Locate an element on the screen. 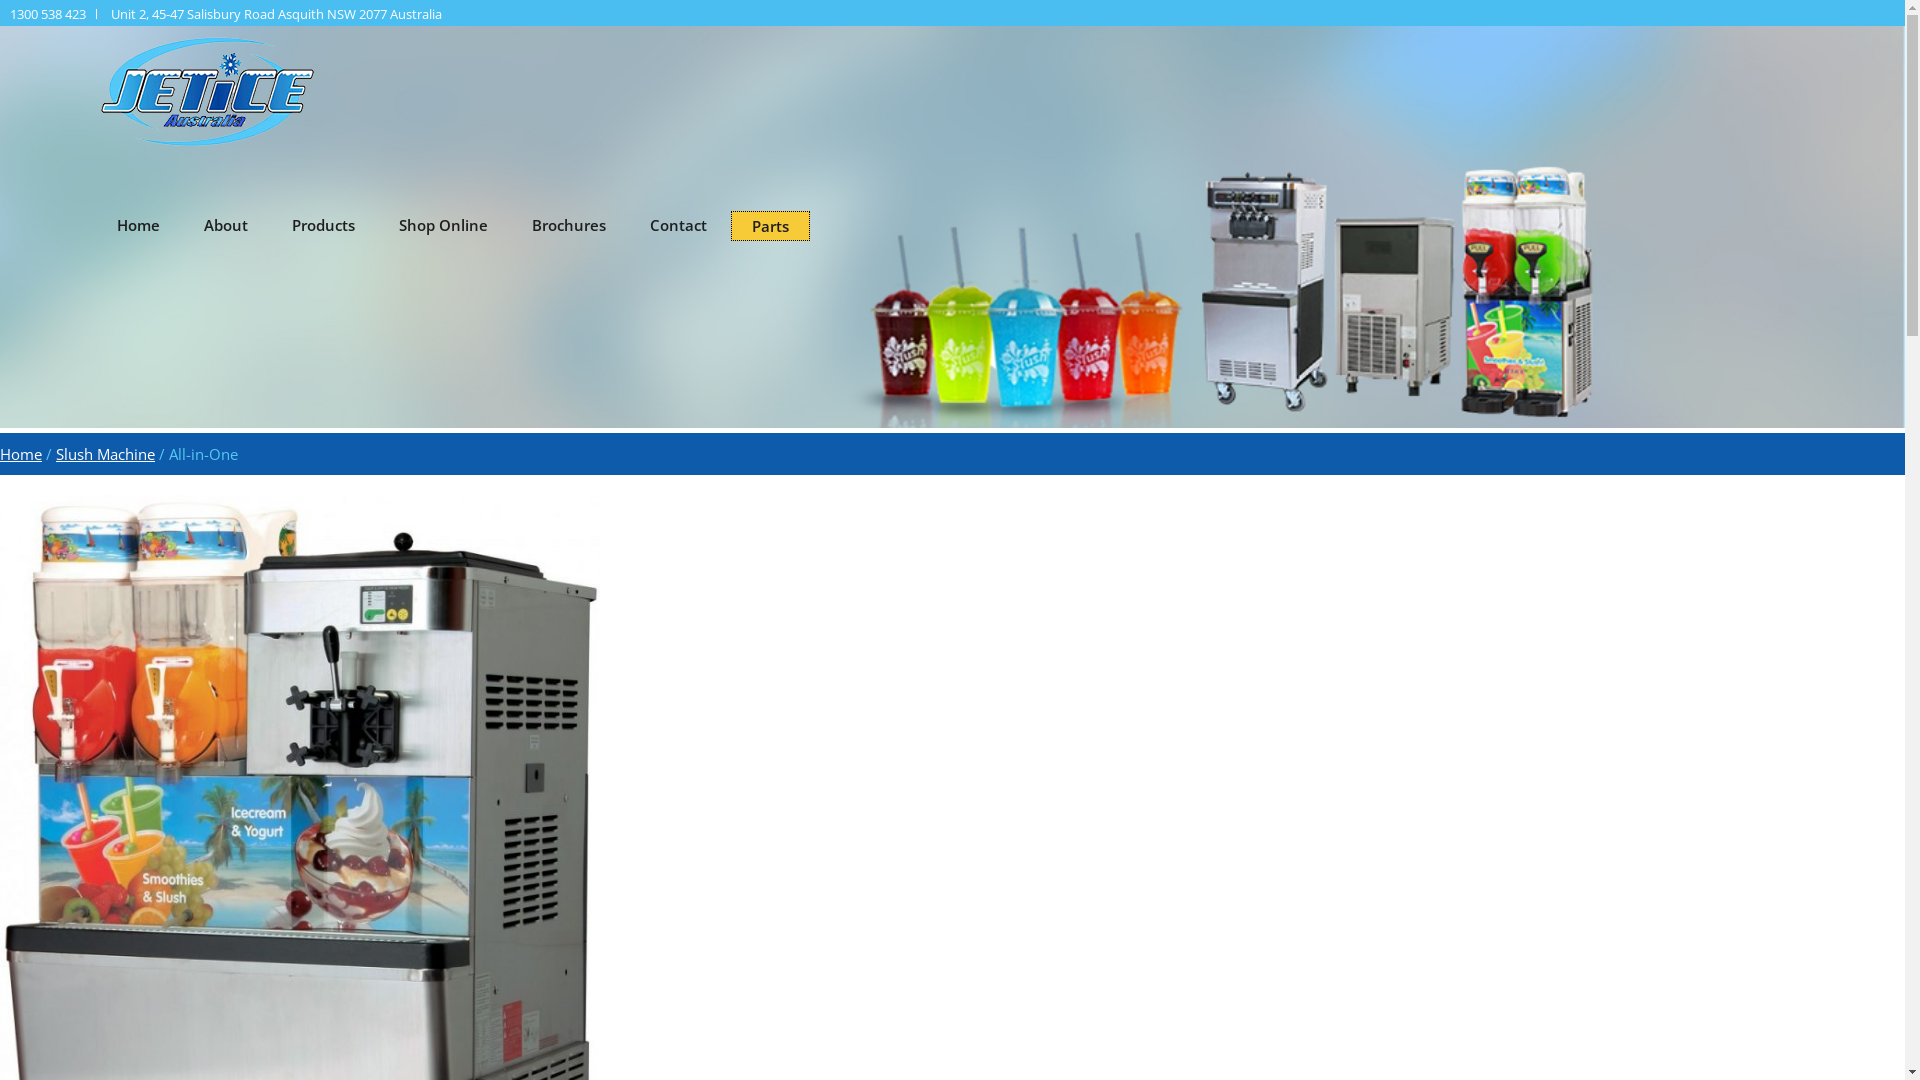 The height and width of the screenshot is (1080, 1920). 'About' is located at coordinates (225, 224).